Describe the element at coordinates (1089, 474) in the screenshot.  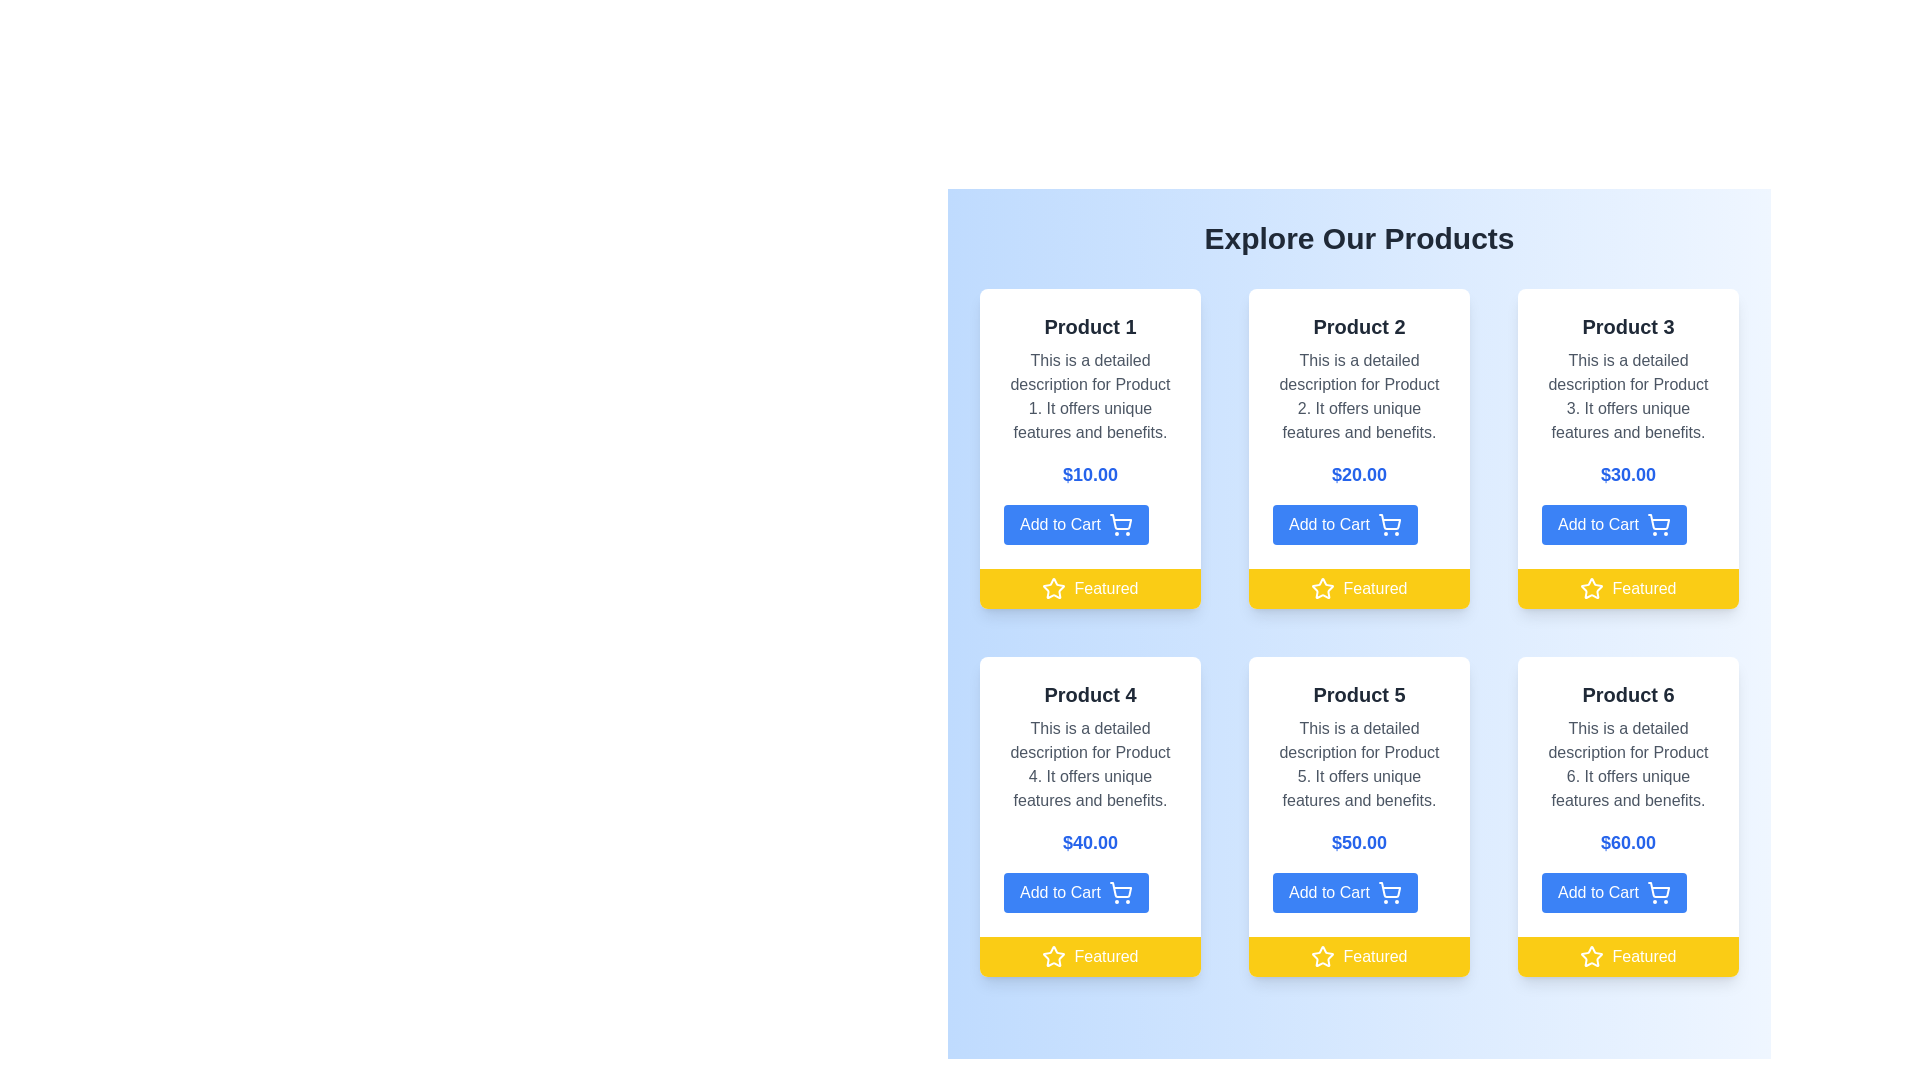
I see `the price label displaying '$10.00' in bold blue font, located in the upper-left corner of the first product card, above the 'Add to Cart' button` at that location.